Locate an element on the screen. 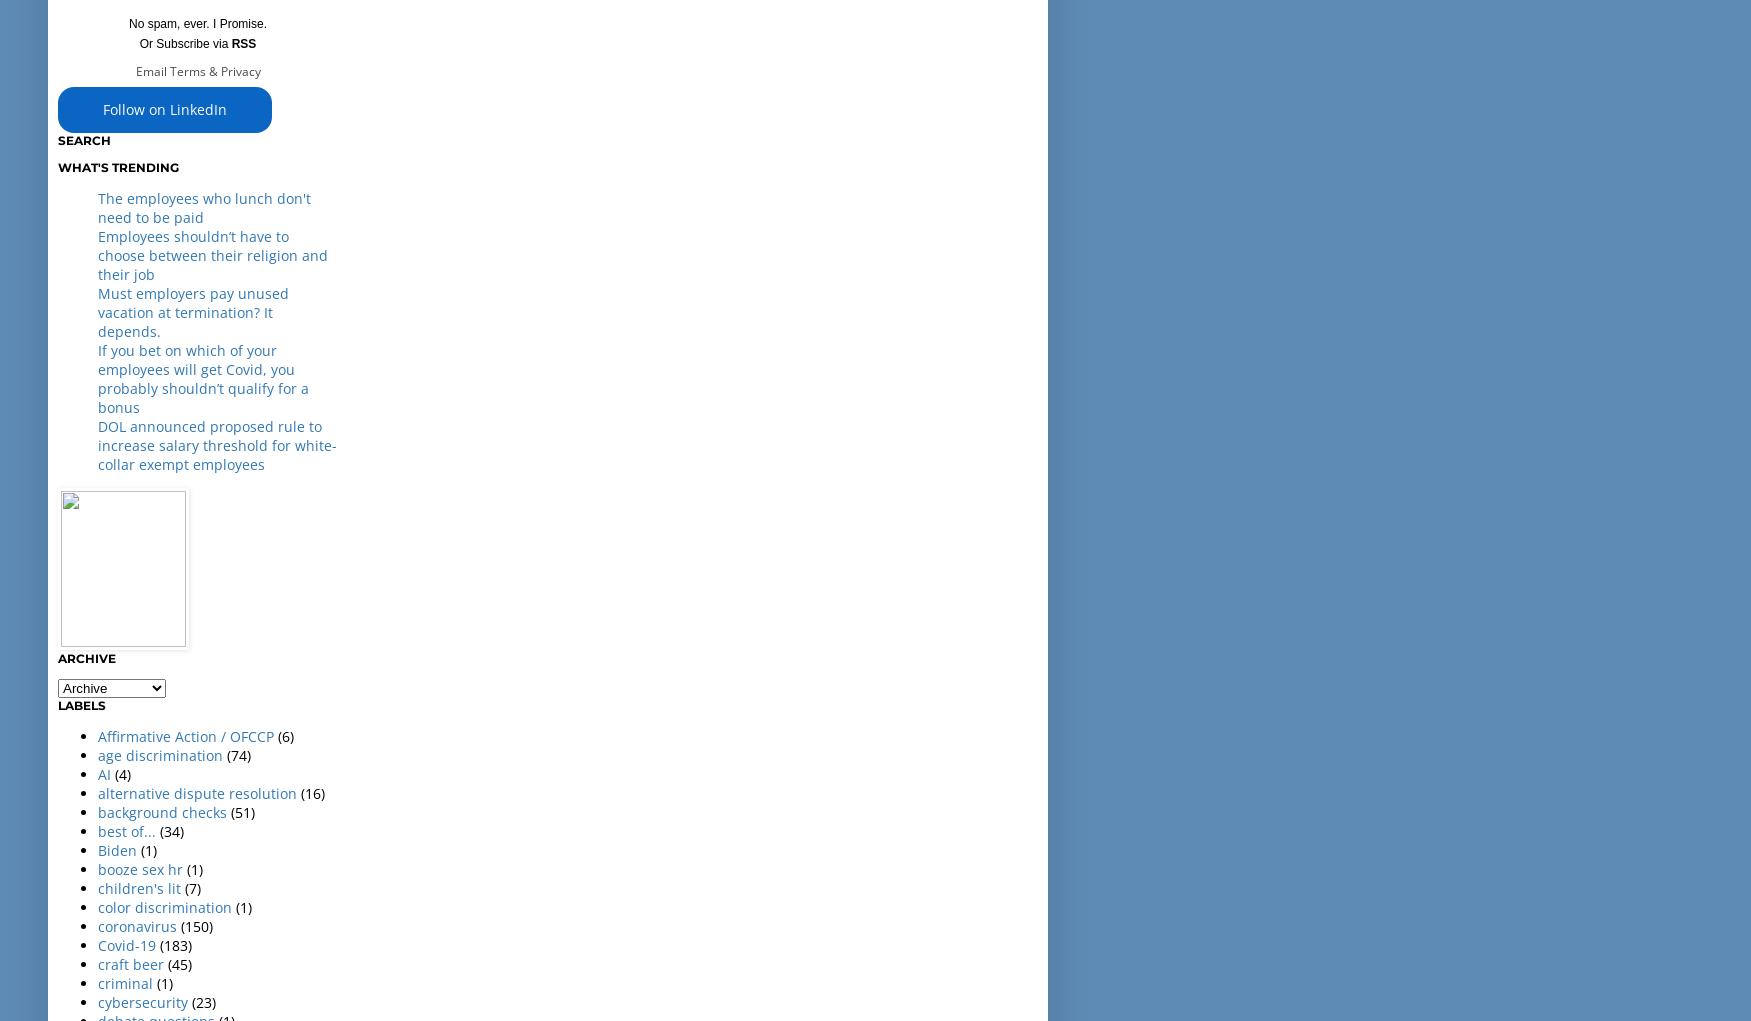 The height and width of the screenshot is (1021, 1751). 'What's Trending' is located at coordinates (117, 165).